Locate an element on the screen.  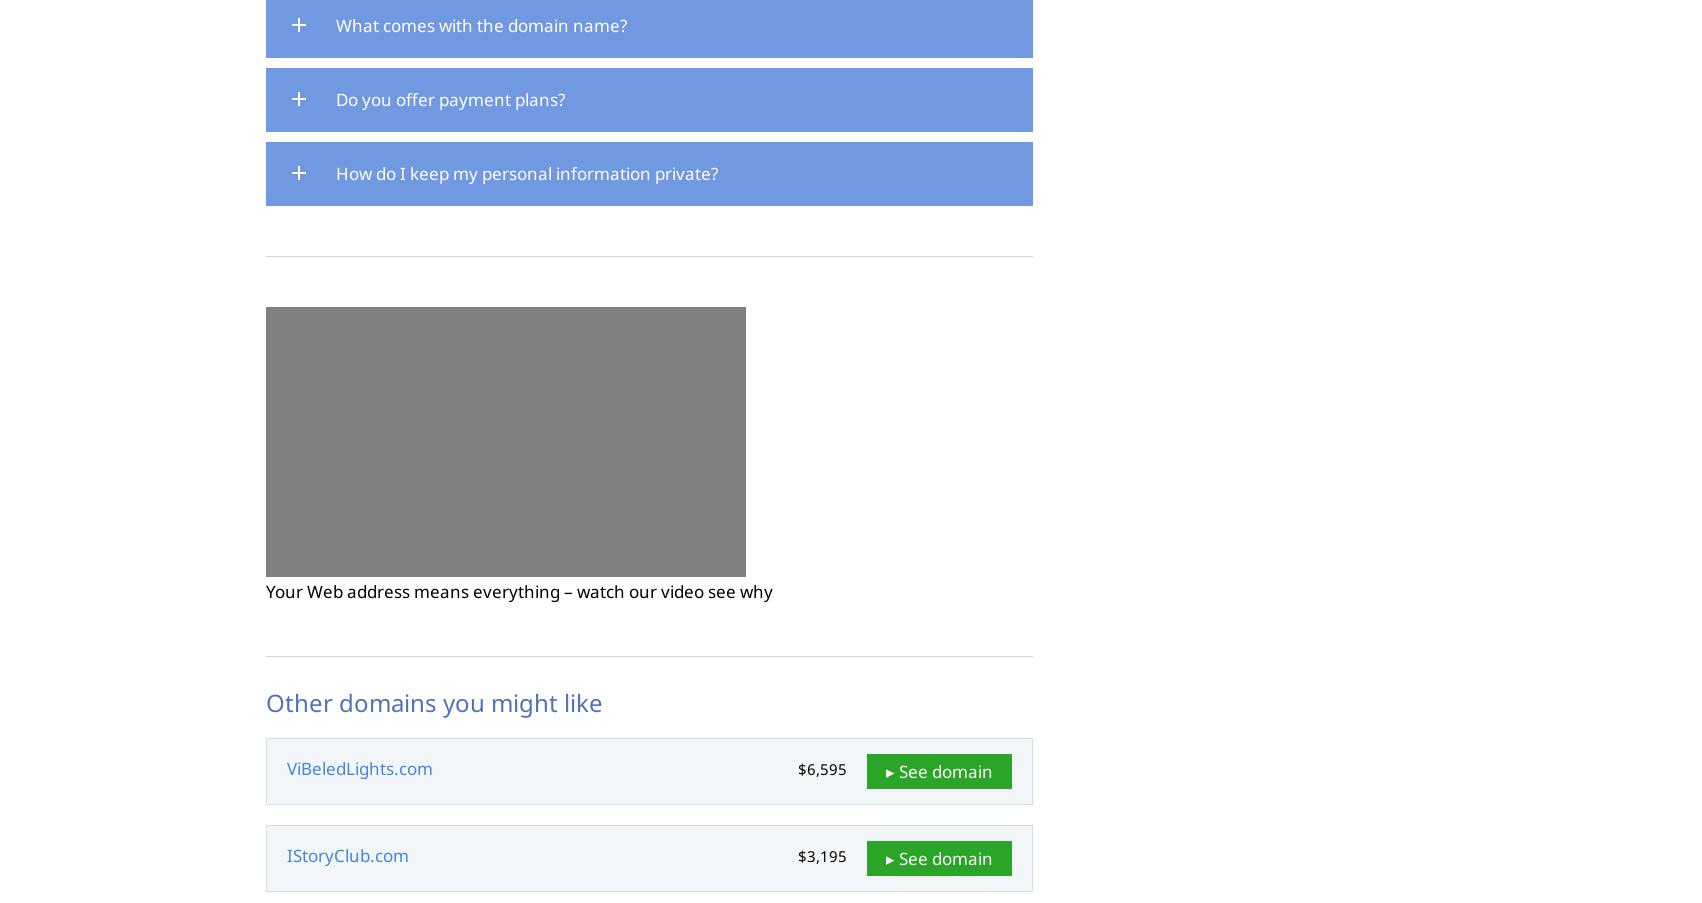
'$6,595' is located at coordinates (821, 768).